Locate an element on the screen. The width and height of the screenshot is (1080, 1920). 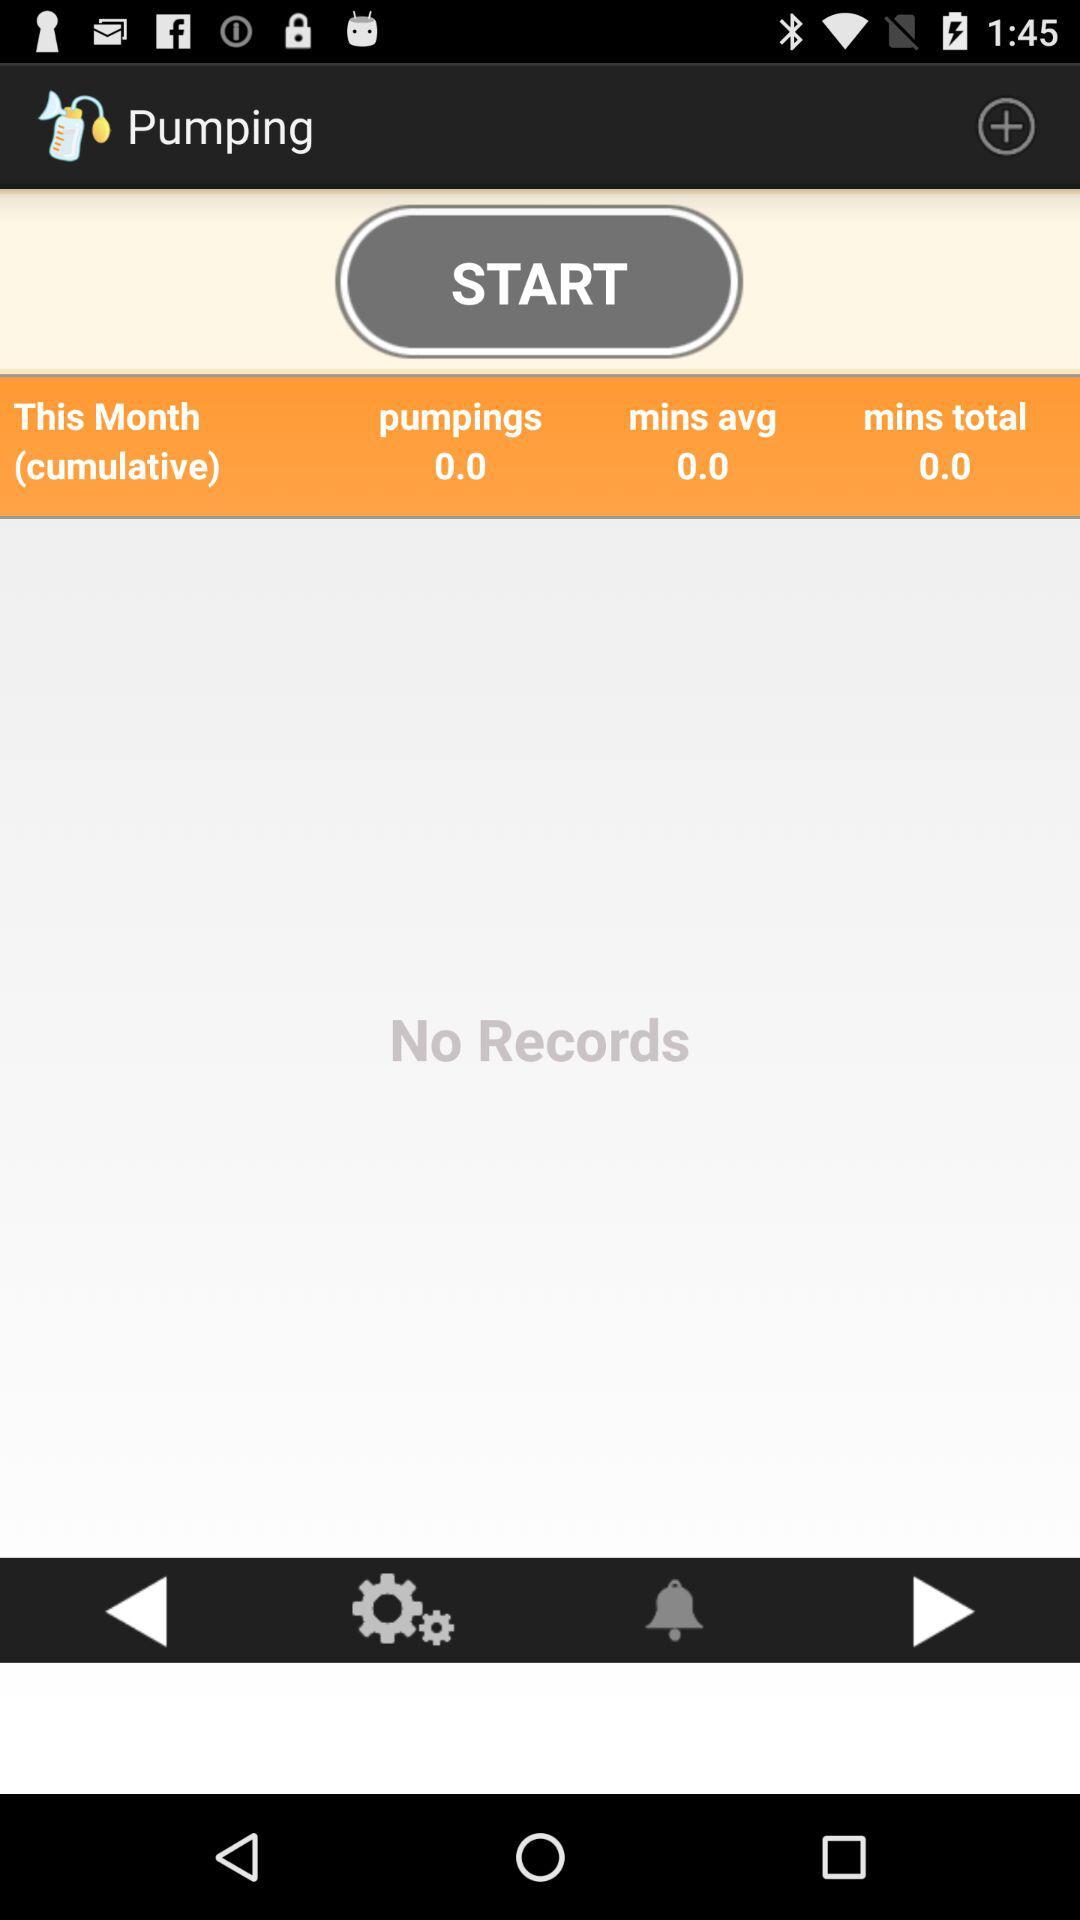
settings button is located at coordinates (405, 1610).